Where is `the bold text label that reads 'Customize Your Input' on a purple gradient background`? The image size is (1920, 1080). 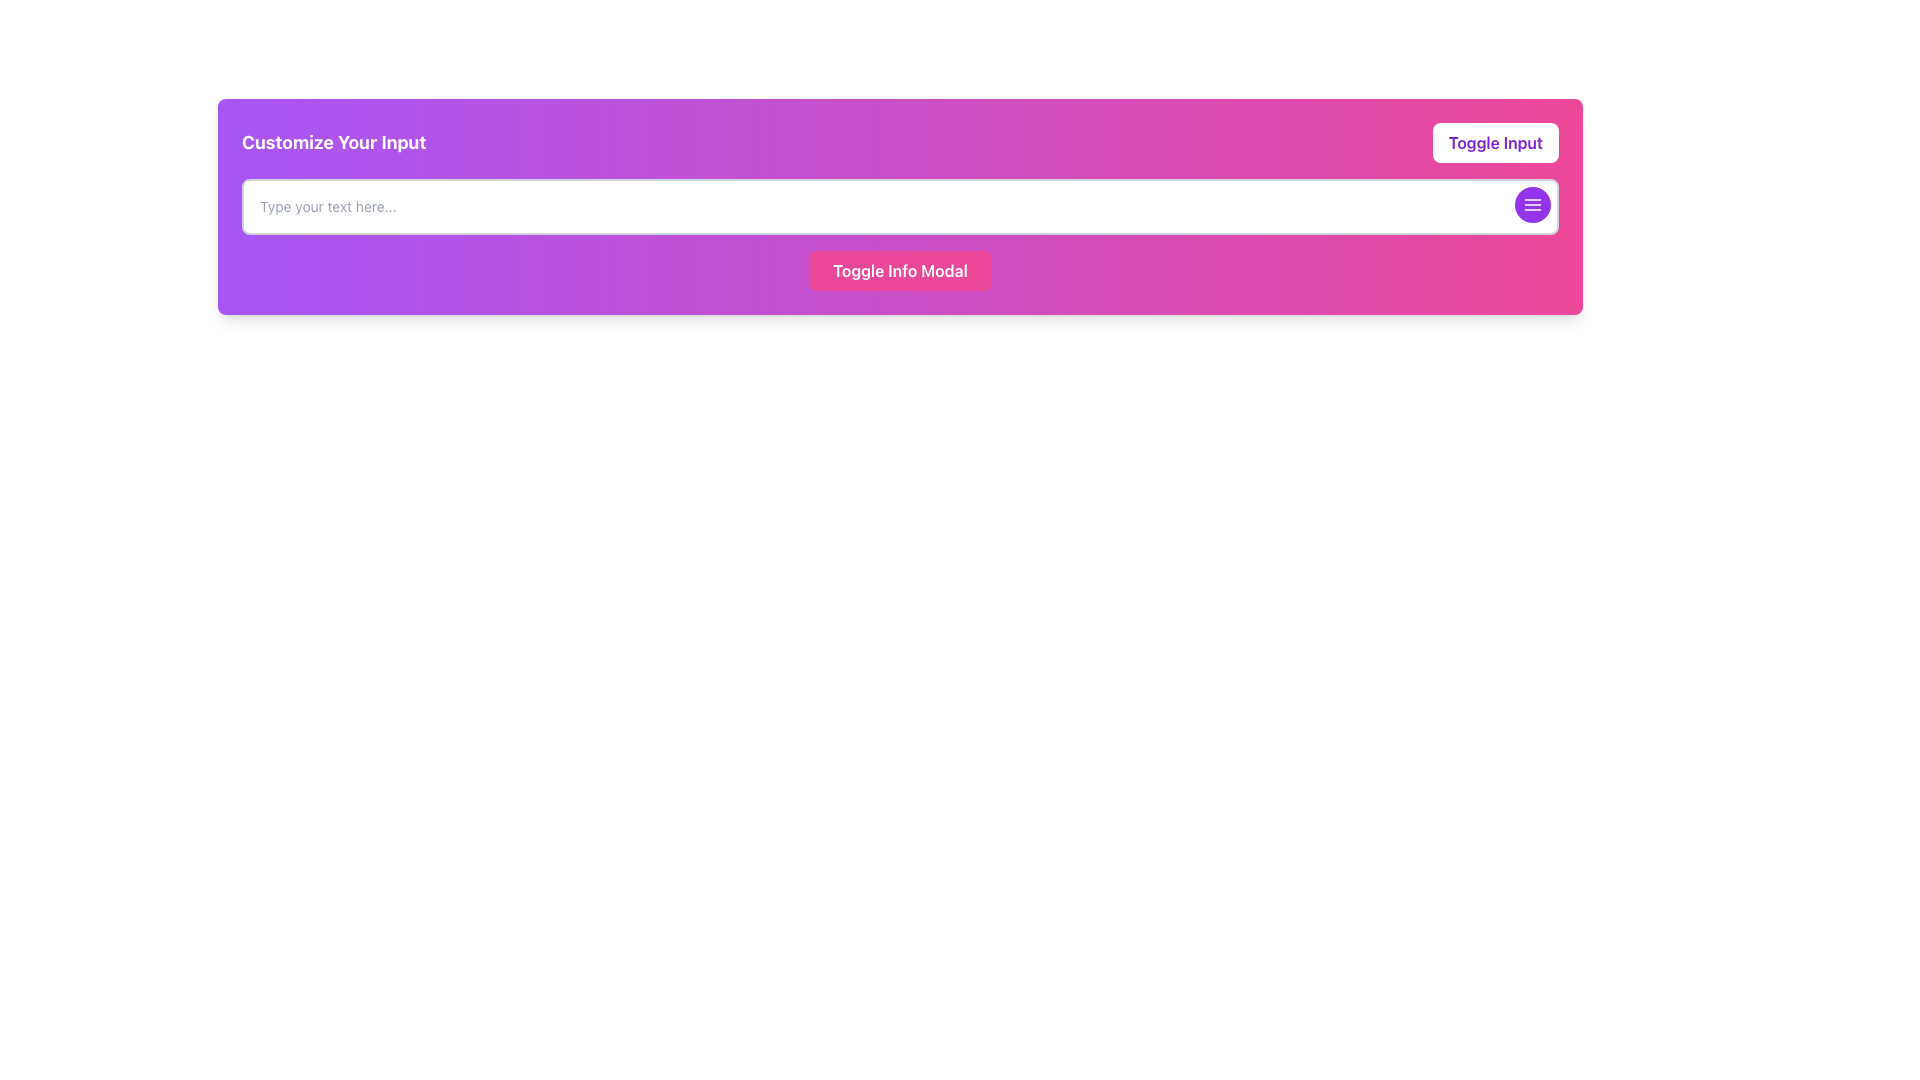
the bold text label that reads 'Customize Your Input' on a purple gradient background is located at coordinates (334, 141).